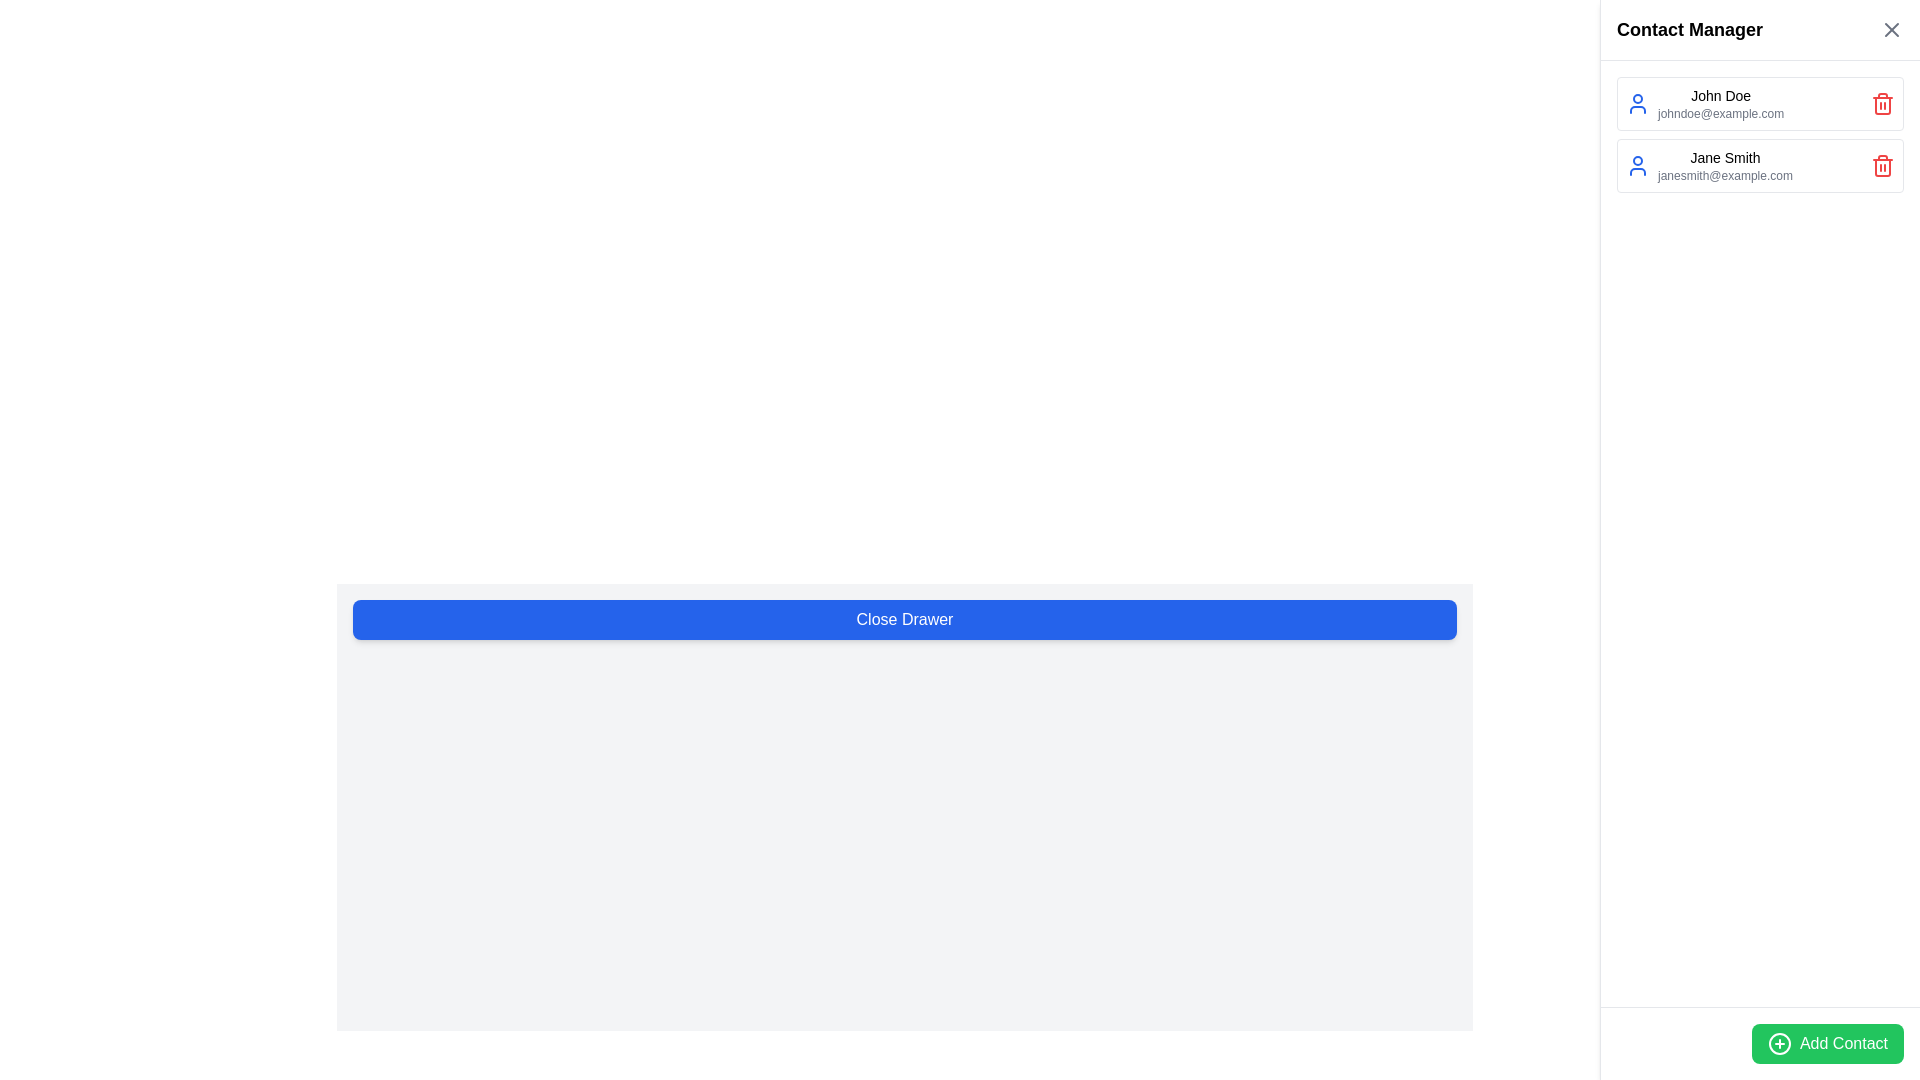 This screenshot has height=1080, width=1920. I want to click on the text block displaying 'John Doe' and 'johndoe@example.com', so click(1704, 104).